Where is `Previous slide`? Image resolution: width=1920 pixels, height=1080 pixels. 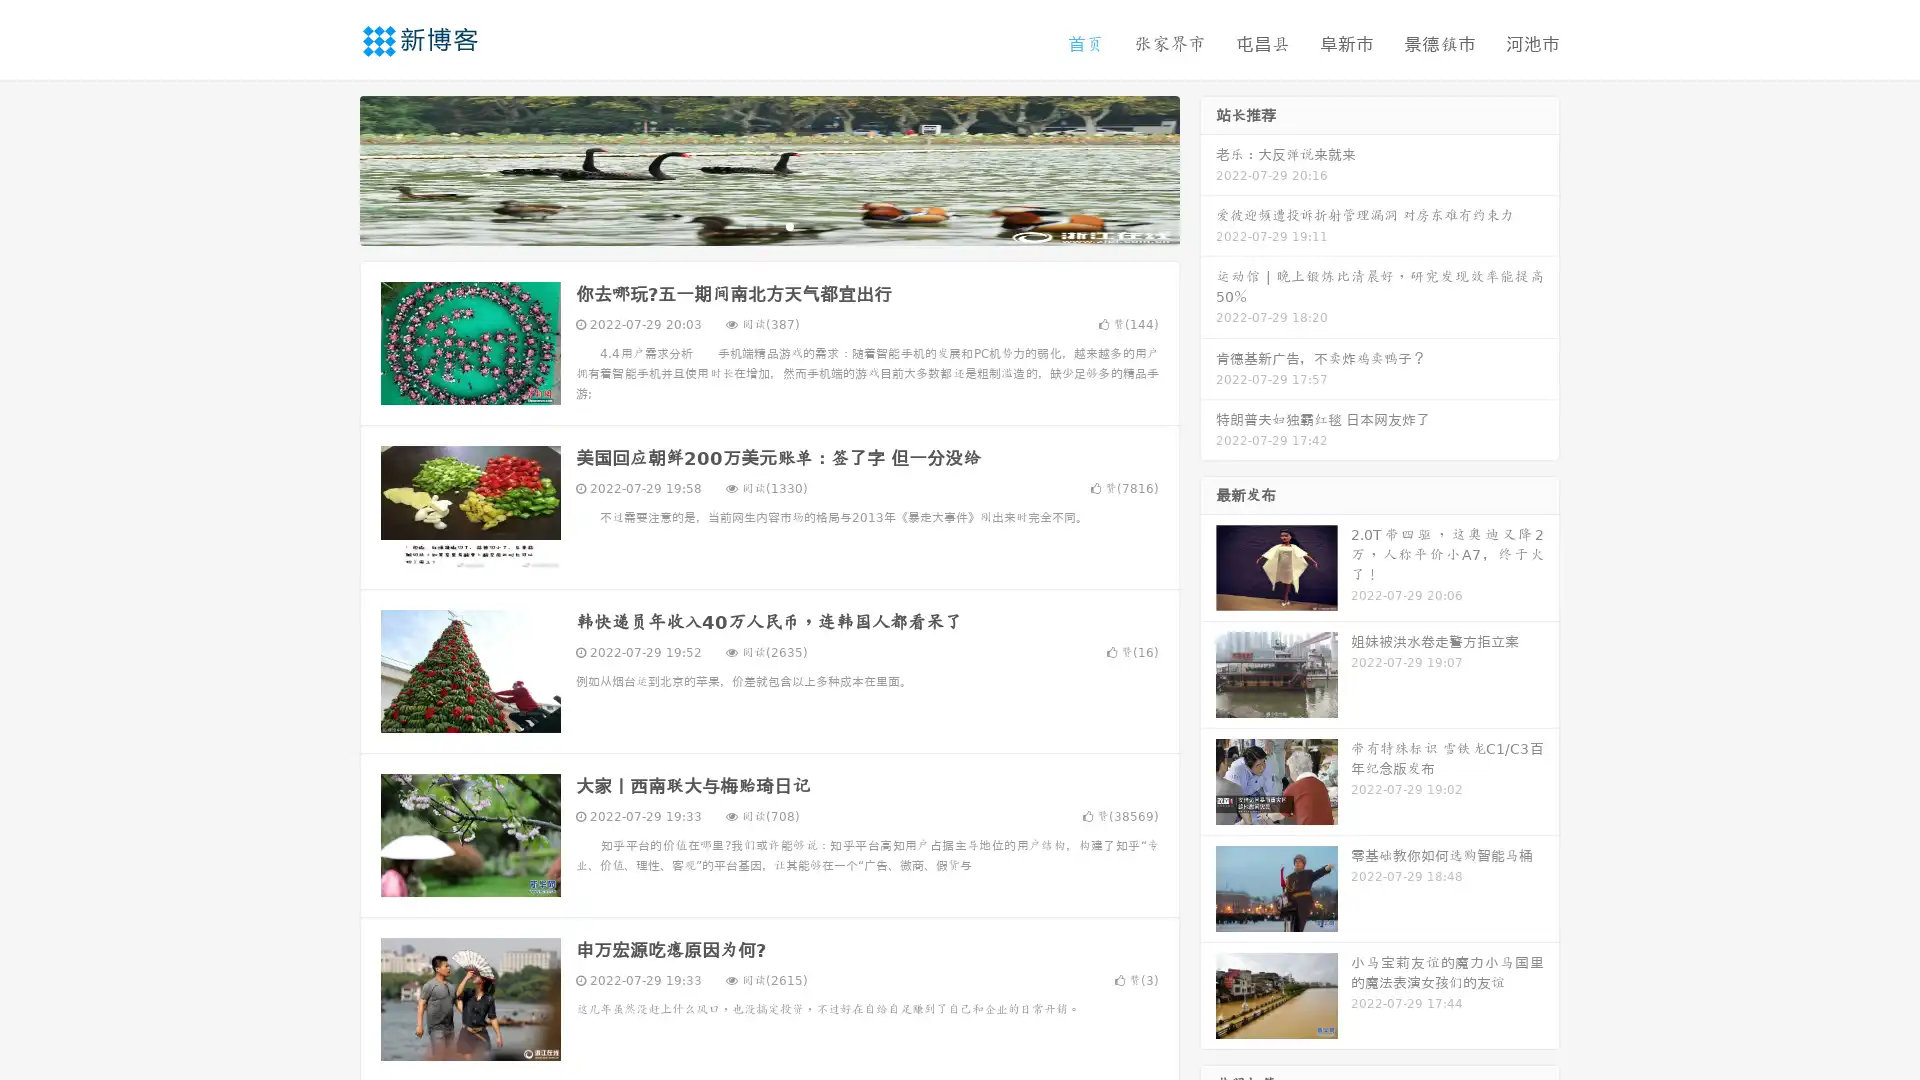
Previous slide is located at coordinates (330, 168).